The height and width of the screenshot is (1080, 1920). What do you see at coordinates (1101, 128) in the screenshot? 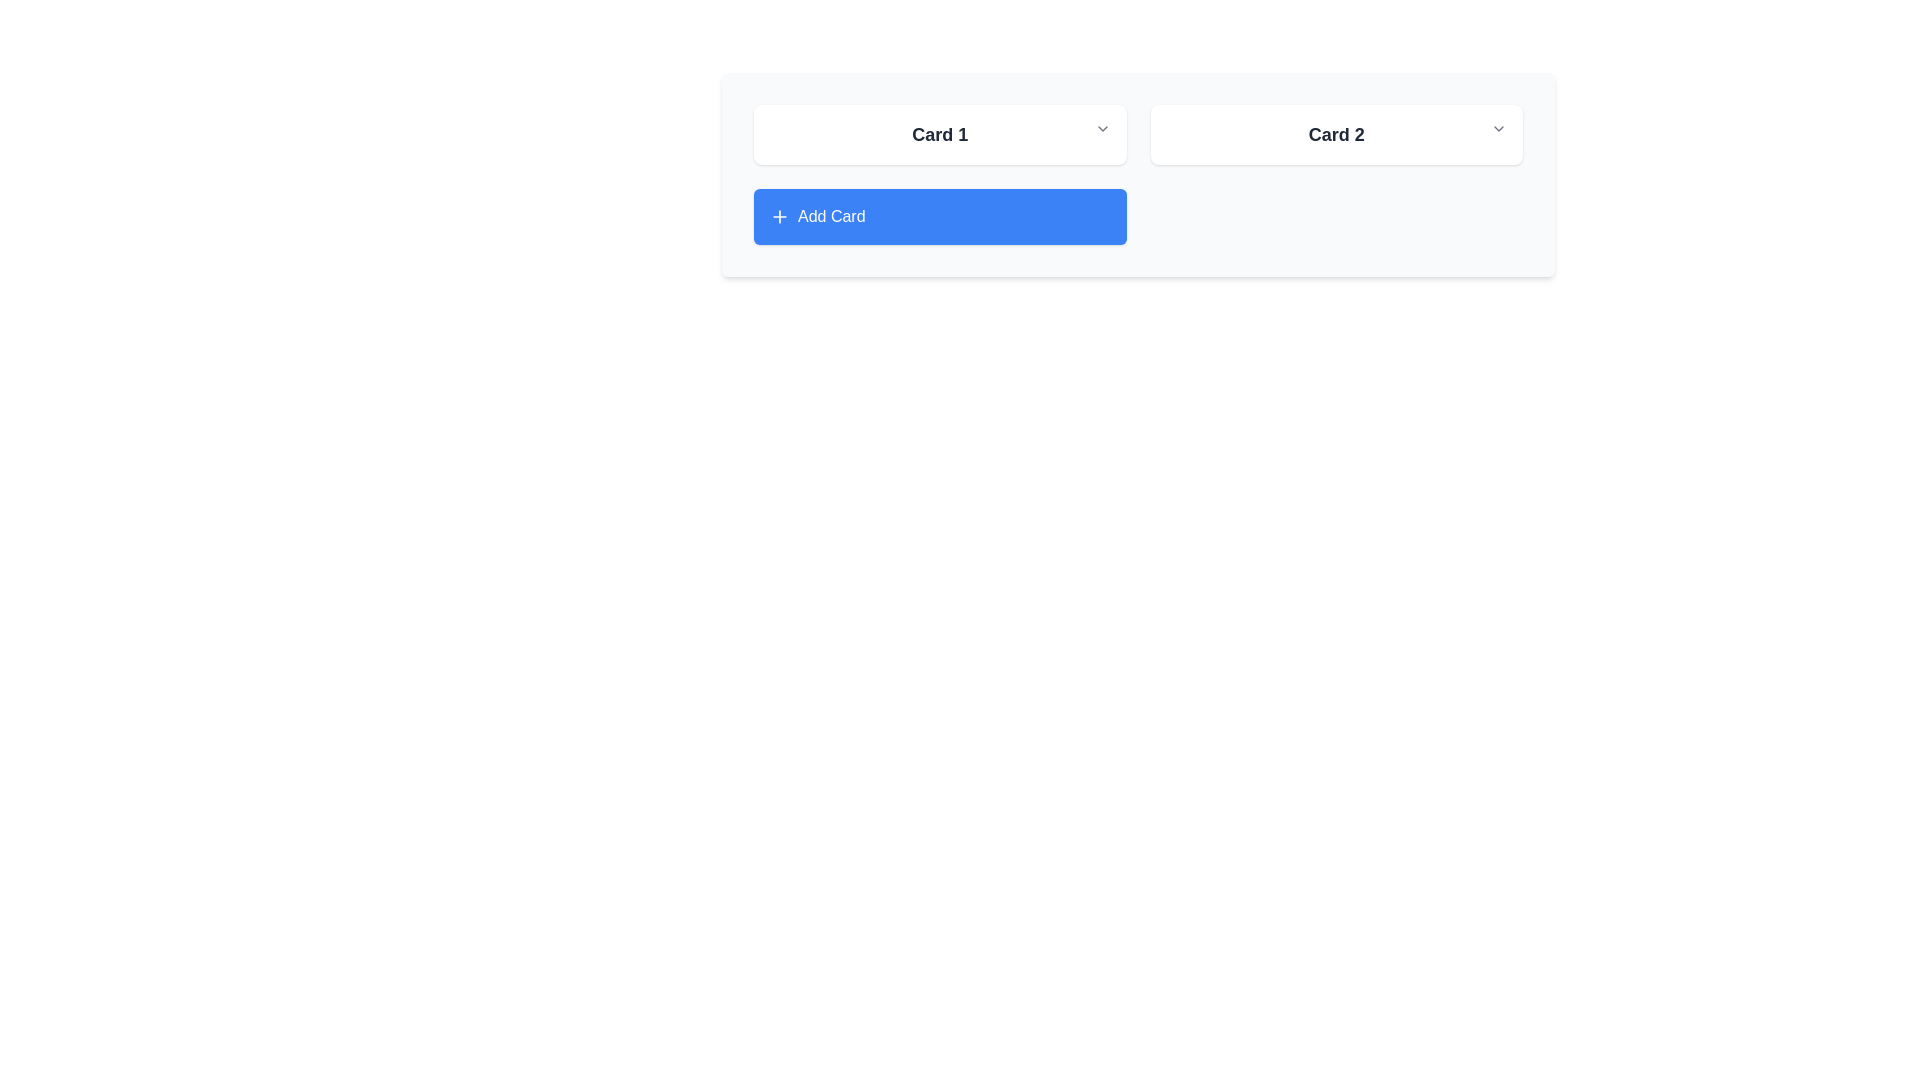
I see `the chevron-down icon located at the top-right corner of 'Card 1' section to interact with visual feedback` at bounding box center [1101, 128].